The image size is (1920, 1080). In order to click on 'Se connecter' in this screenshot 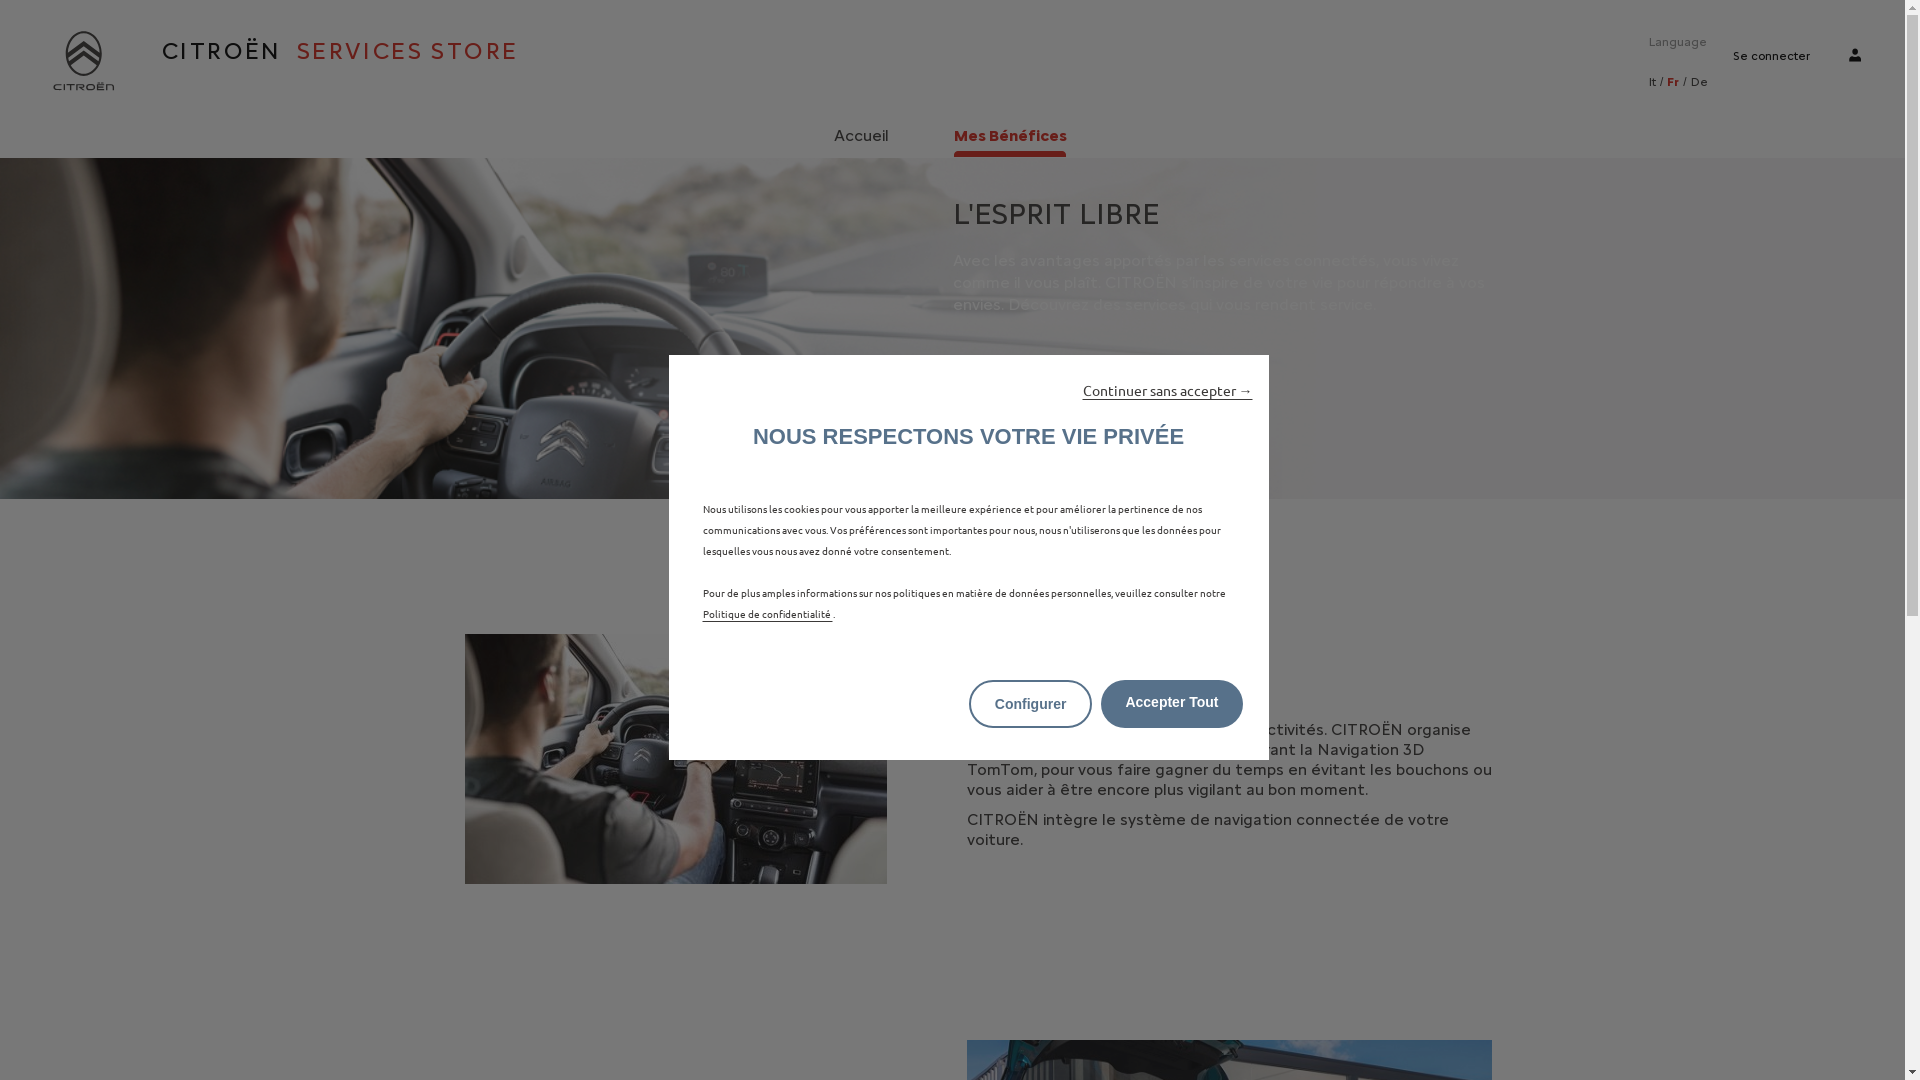, I will do `click(1771, 55)`.